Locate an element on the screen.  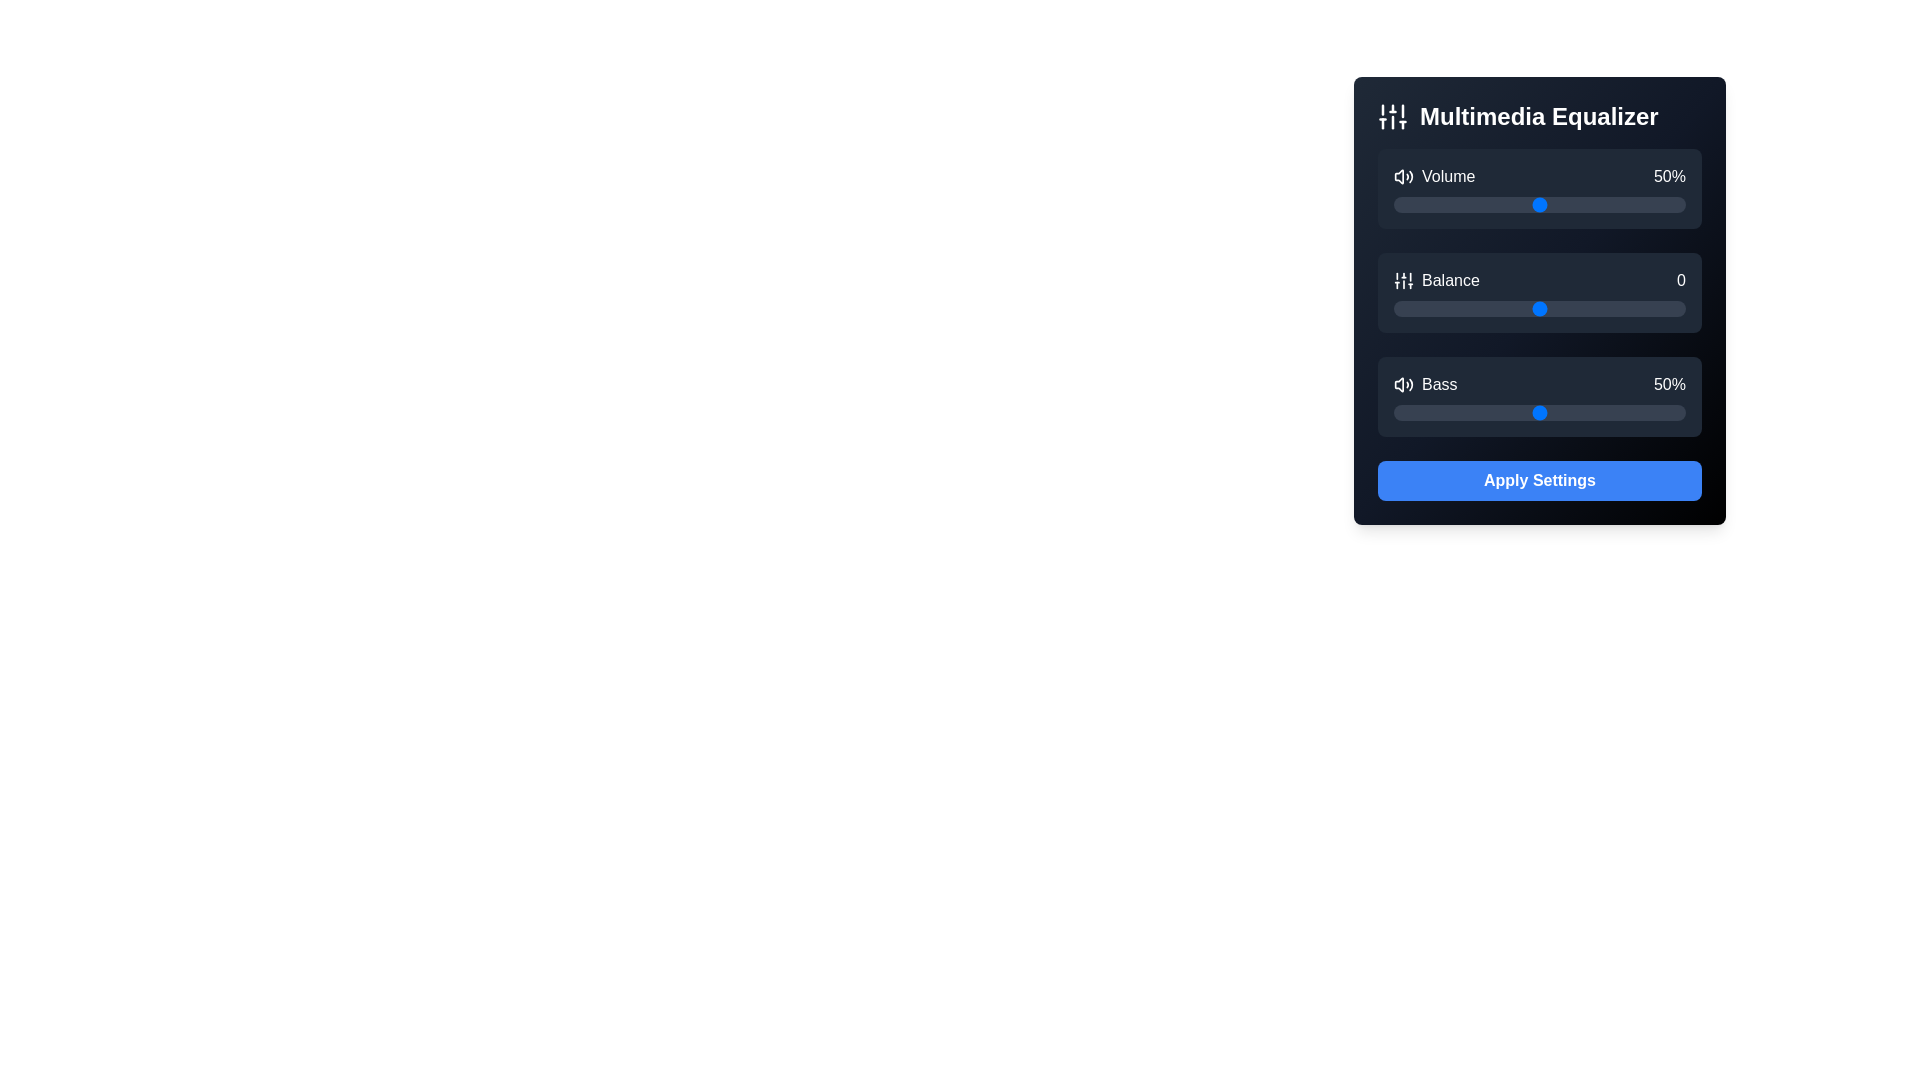
the speaker icon with sound waves, which is styled with a dark theme and white outline, located next to the 'Volume' label in the settings panel is located at coordinates (1402, 176).